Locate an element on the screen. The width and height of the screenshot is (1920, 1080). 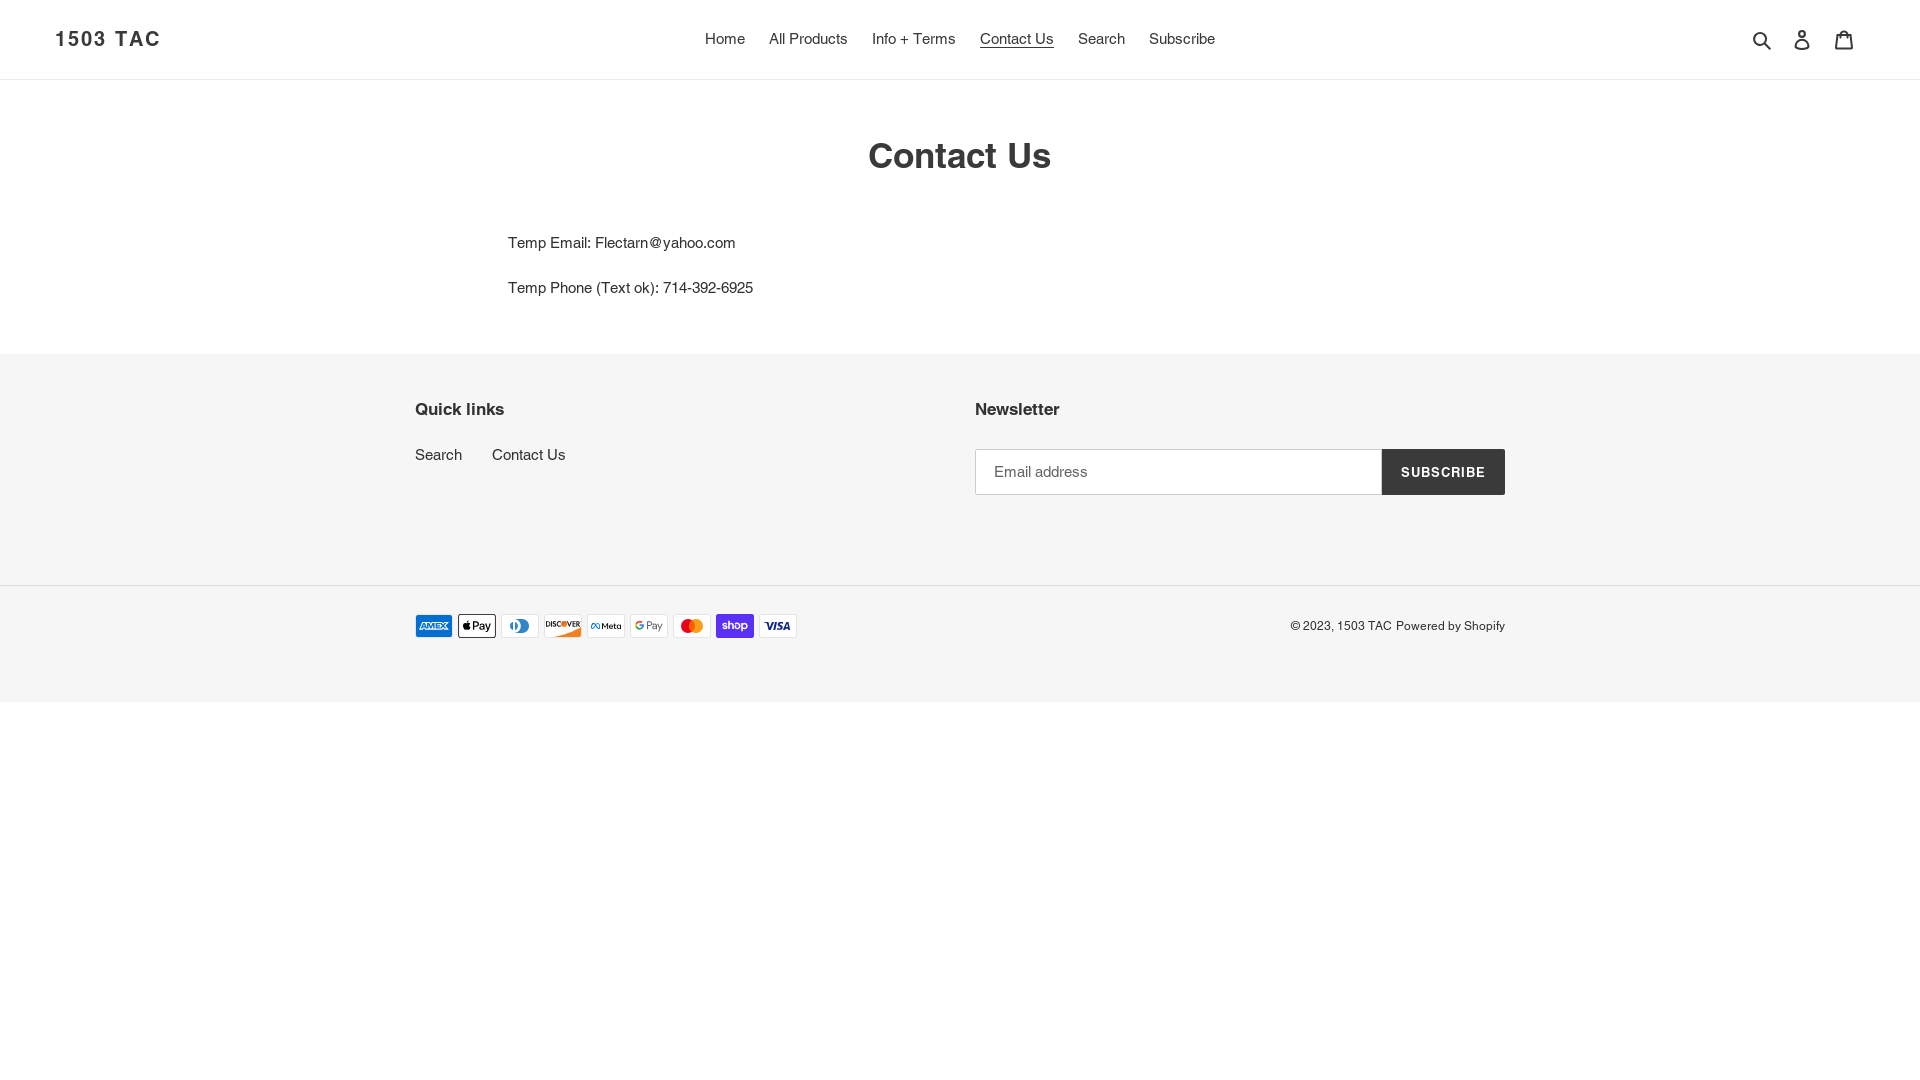
'Cart' is located at coordinates (1842, 39).